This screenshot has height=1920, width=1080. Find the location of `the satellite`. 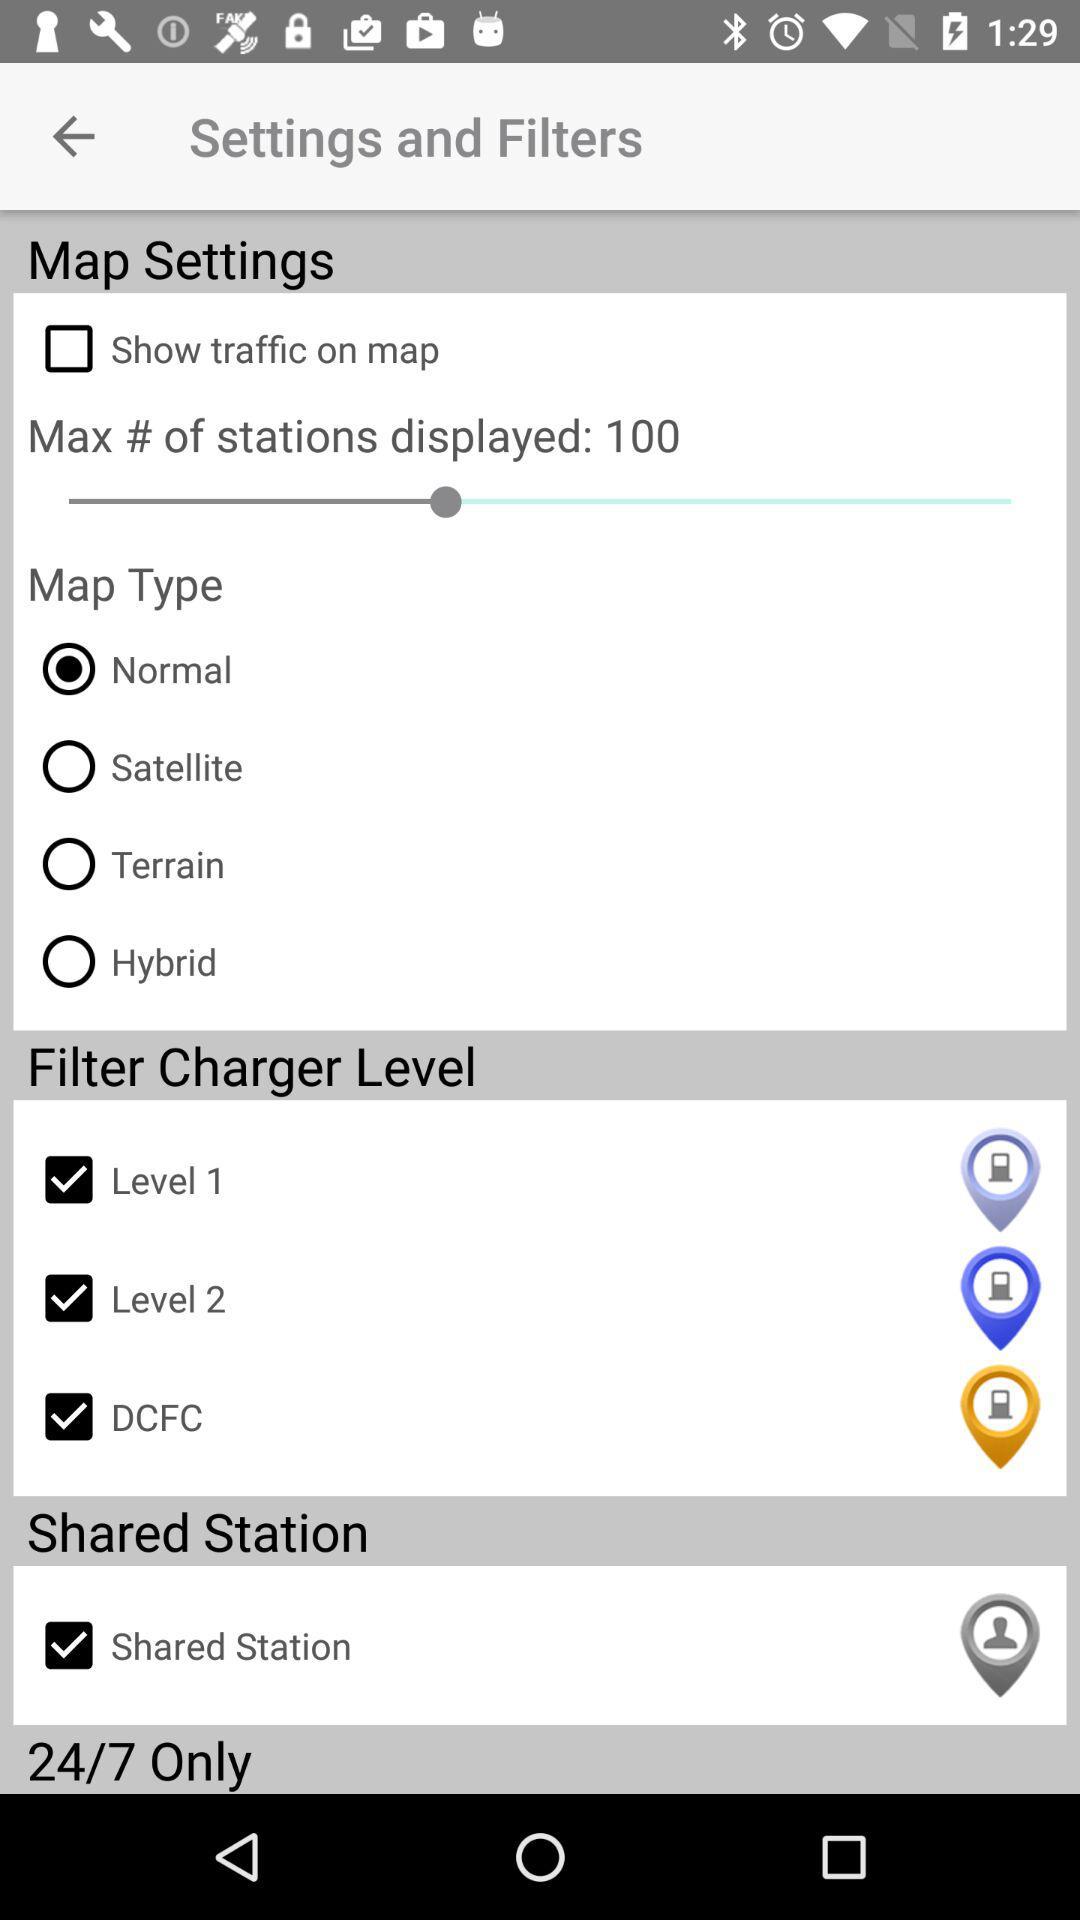

the satellite is located at coordinates (135, 765).